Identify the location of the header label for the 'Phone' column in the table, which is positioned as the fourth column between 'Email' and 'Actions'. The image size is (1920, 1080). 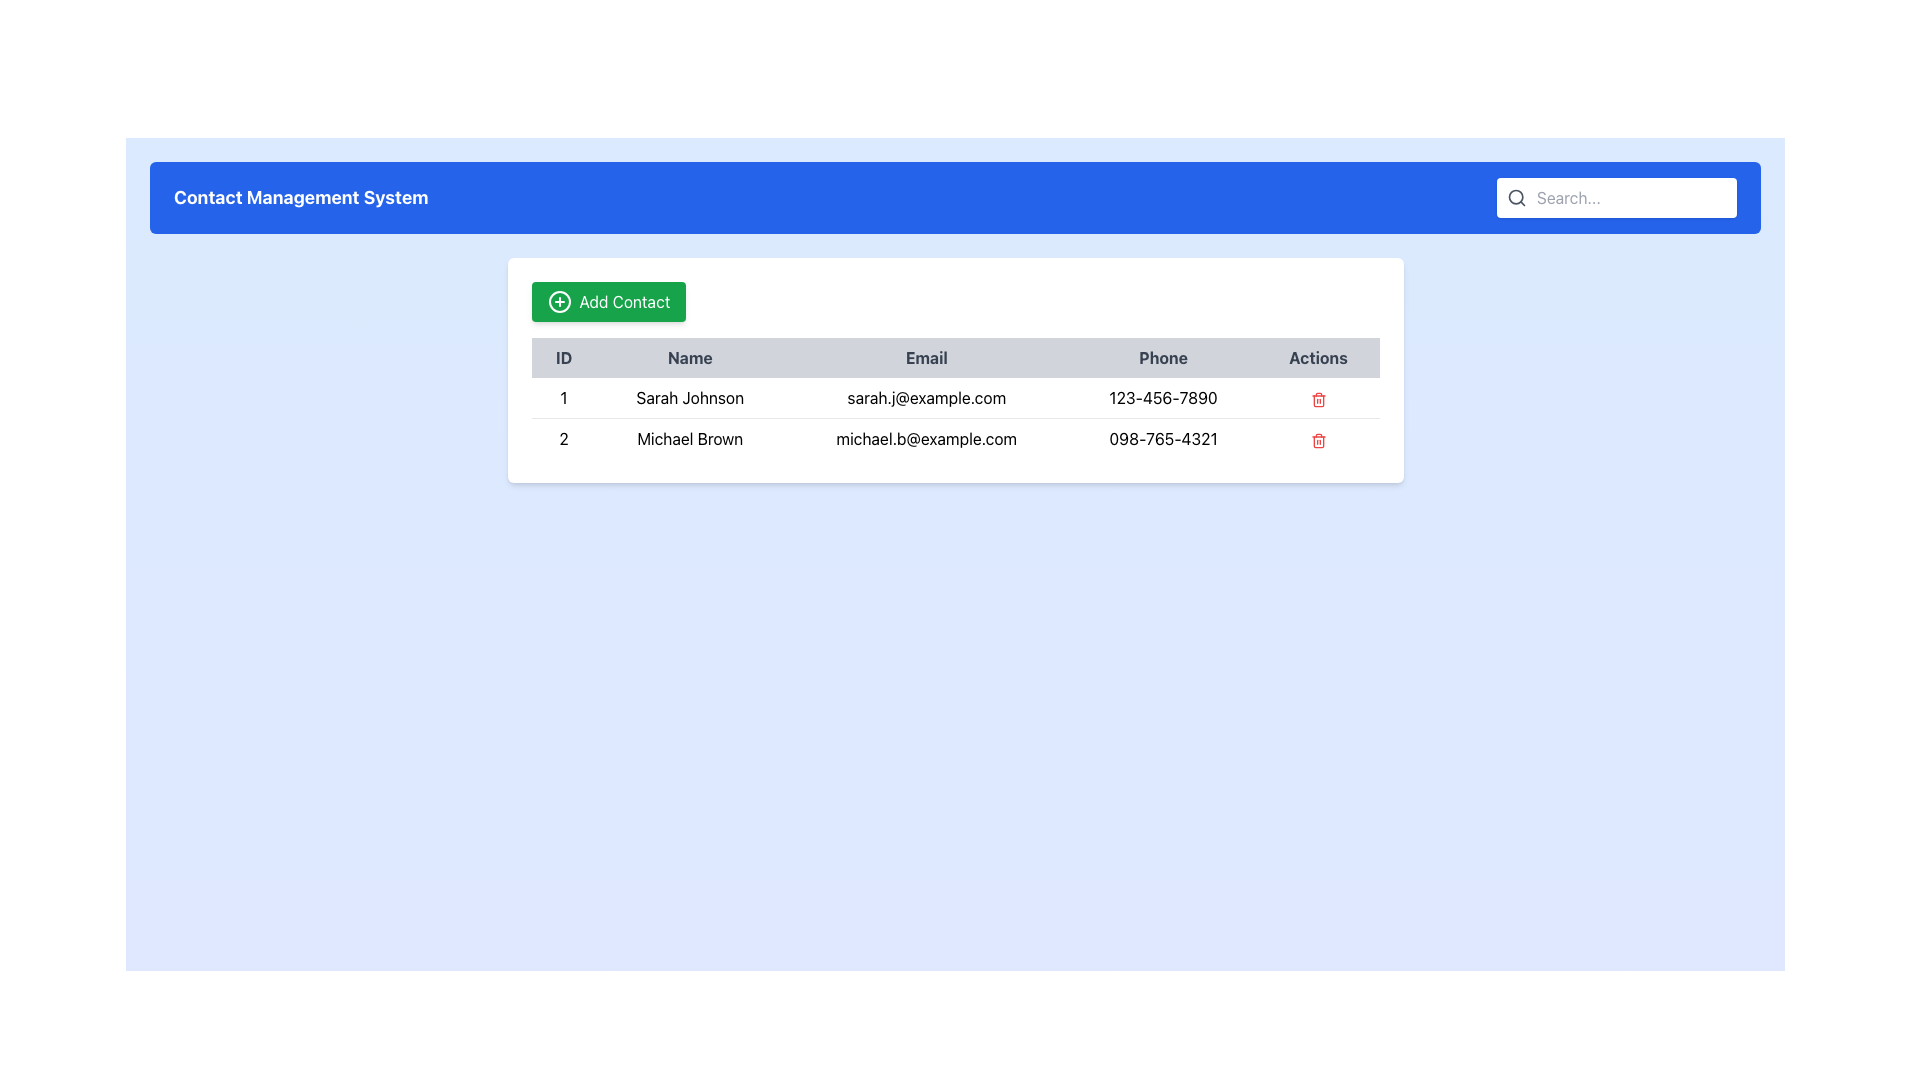
(1163, 357).